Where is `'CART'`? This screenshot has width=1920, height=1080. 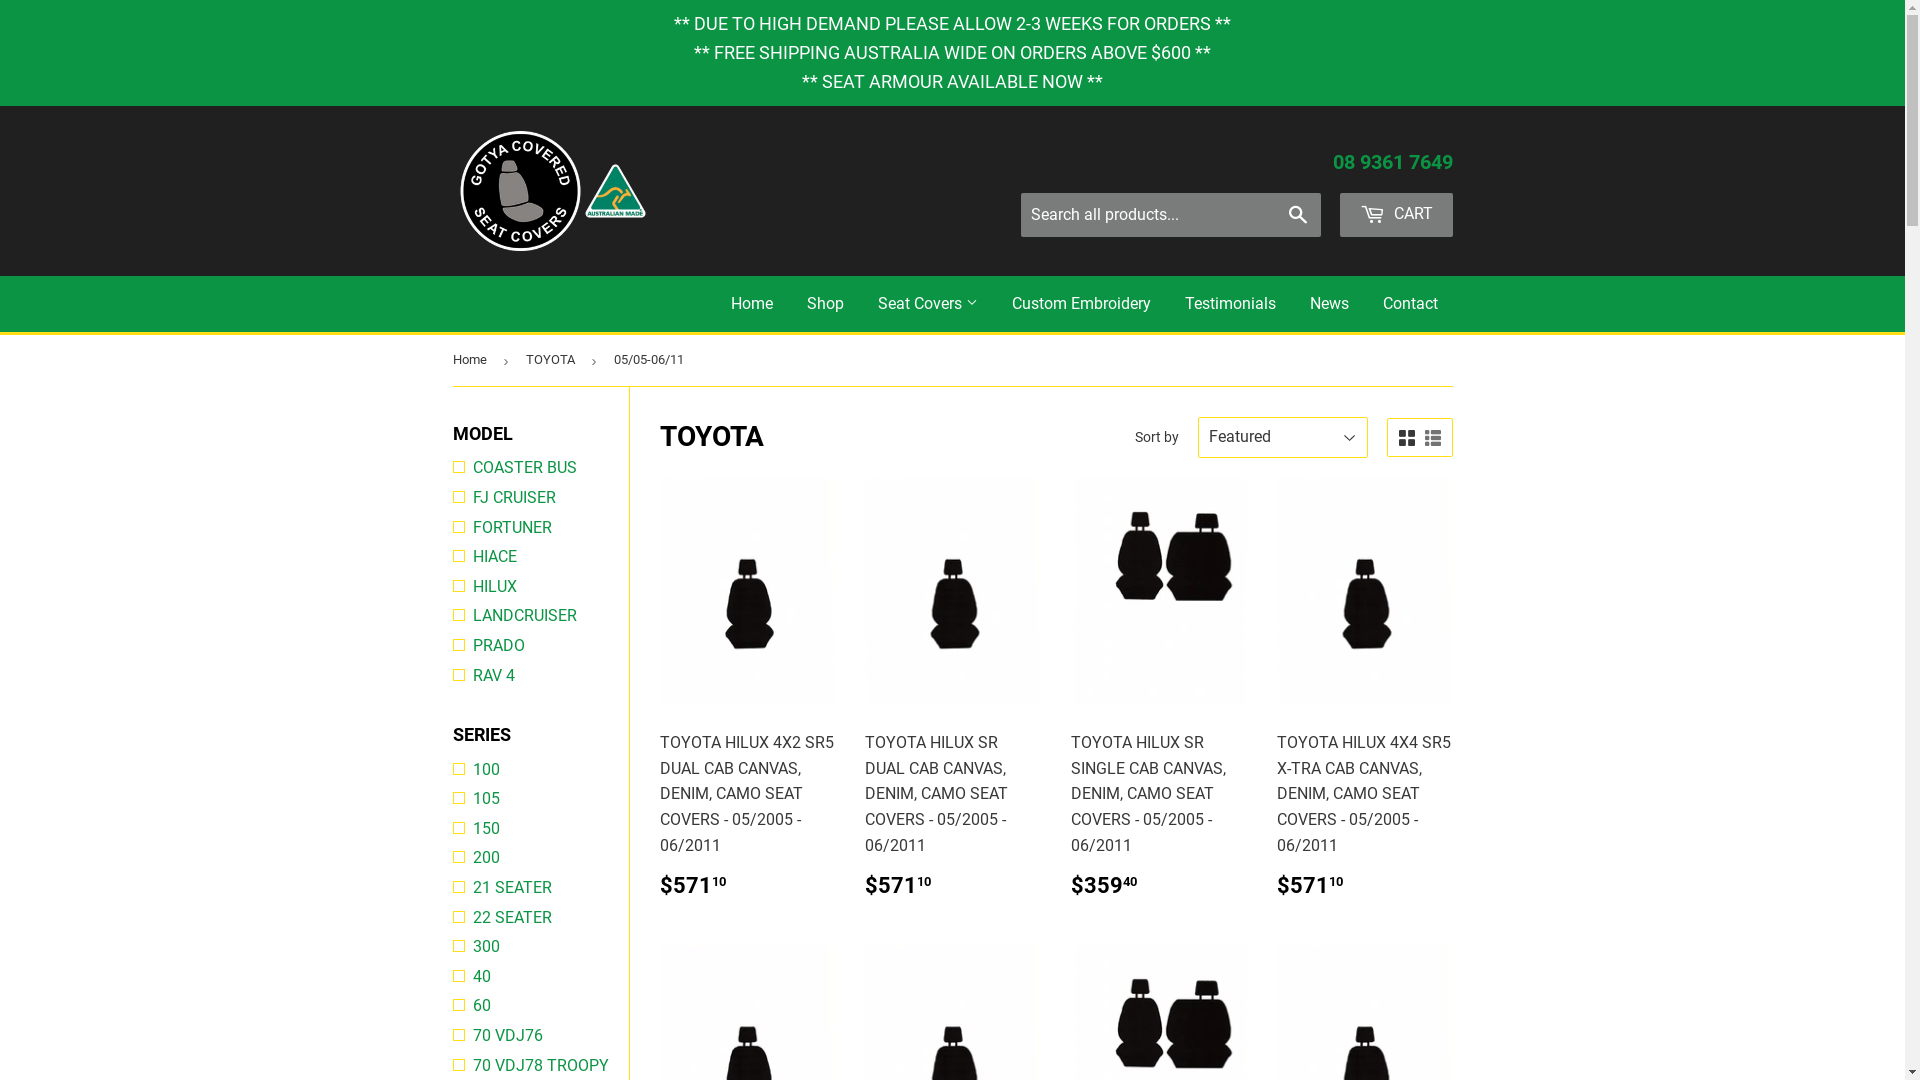 'CART' is located at coordinates (1339, 215).